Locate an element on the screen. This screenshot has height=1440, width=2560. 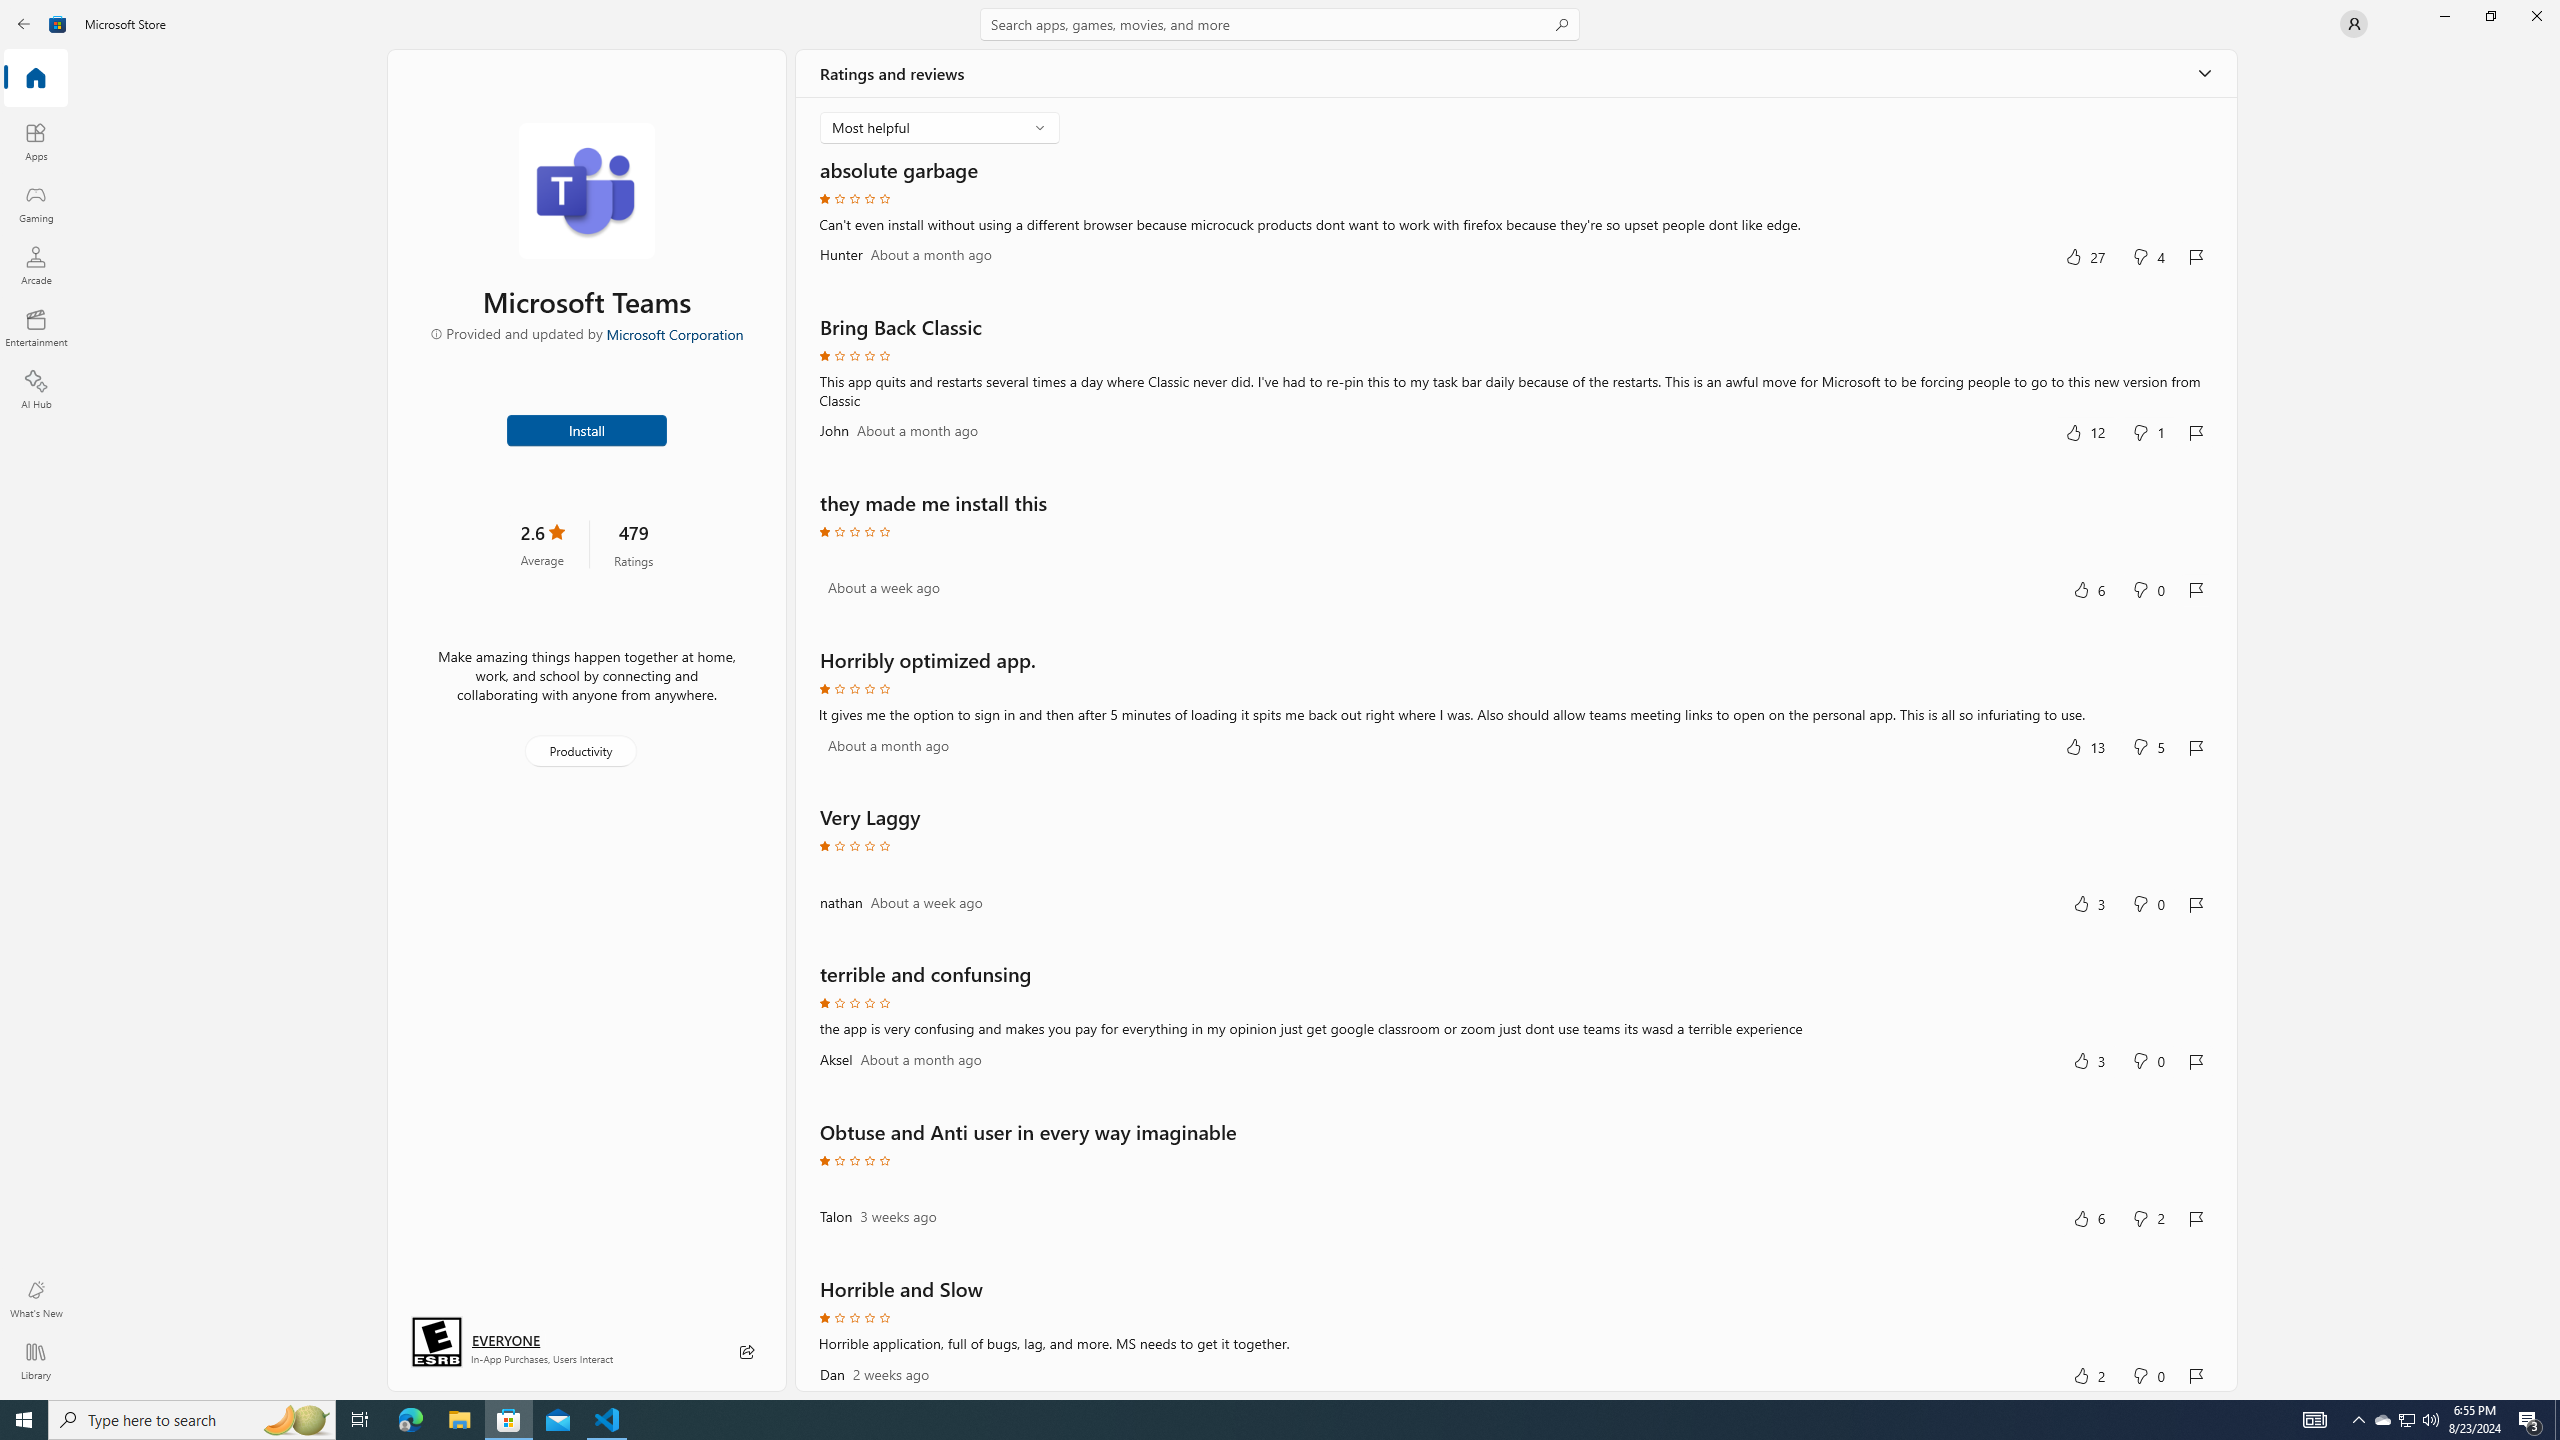
'Entertainment' is located at coordinates (34, 326).